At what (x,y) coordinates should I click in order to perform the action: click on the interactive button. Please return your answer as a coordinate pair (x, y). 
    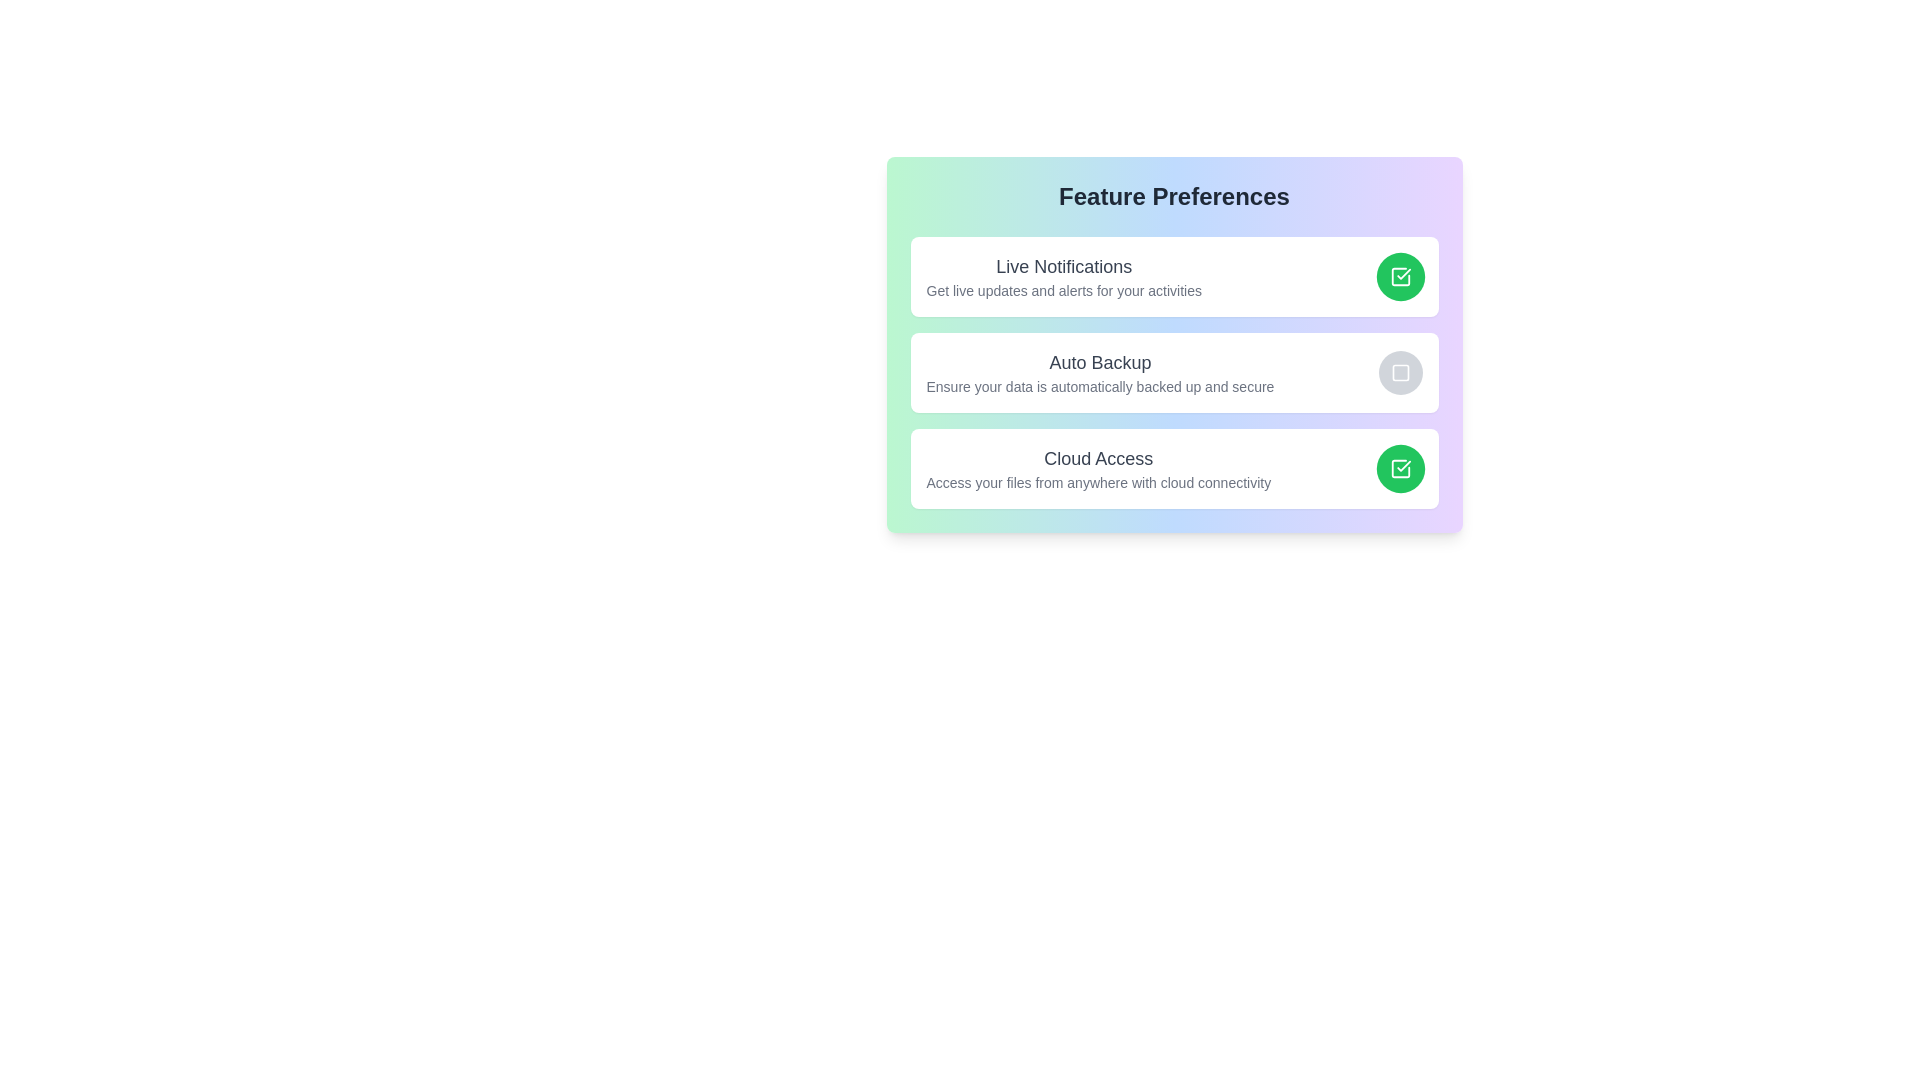
    Looking at the image, I should click on (1399, 469).